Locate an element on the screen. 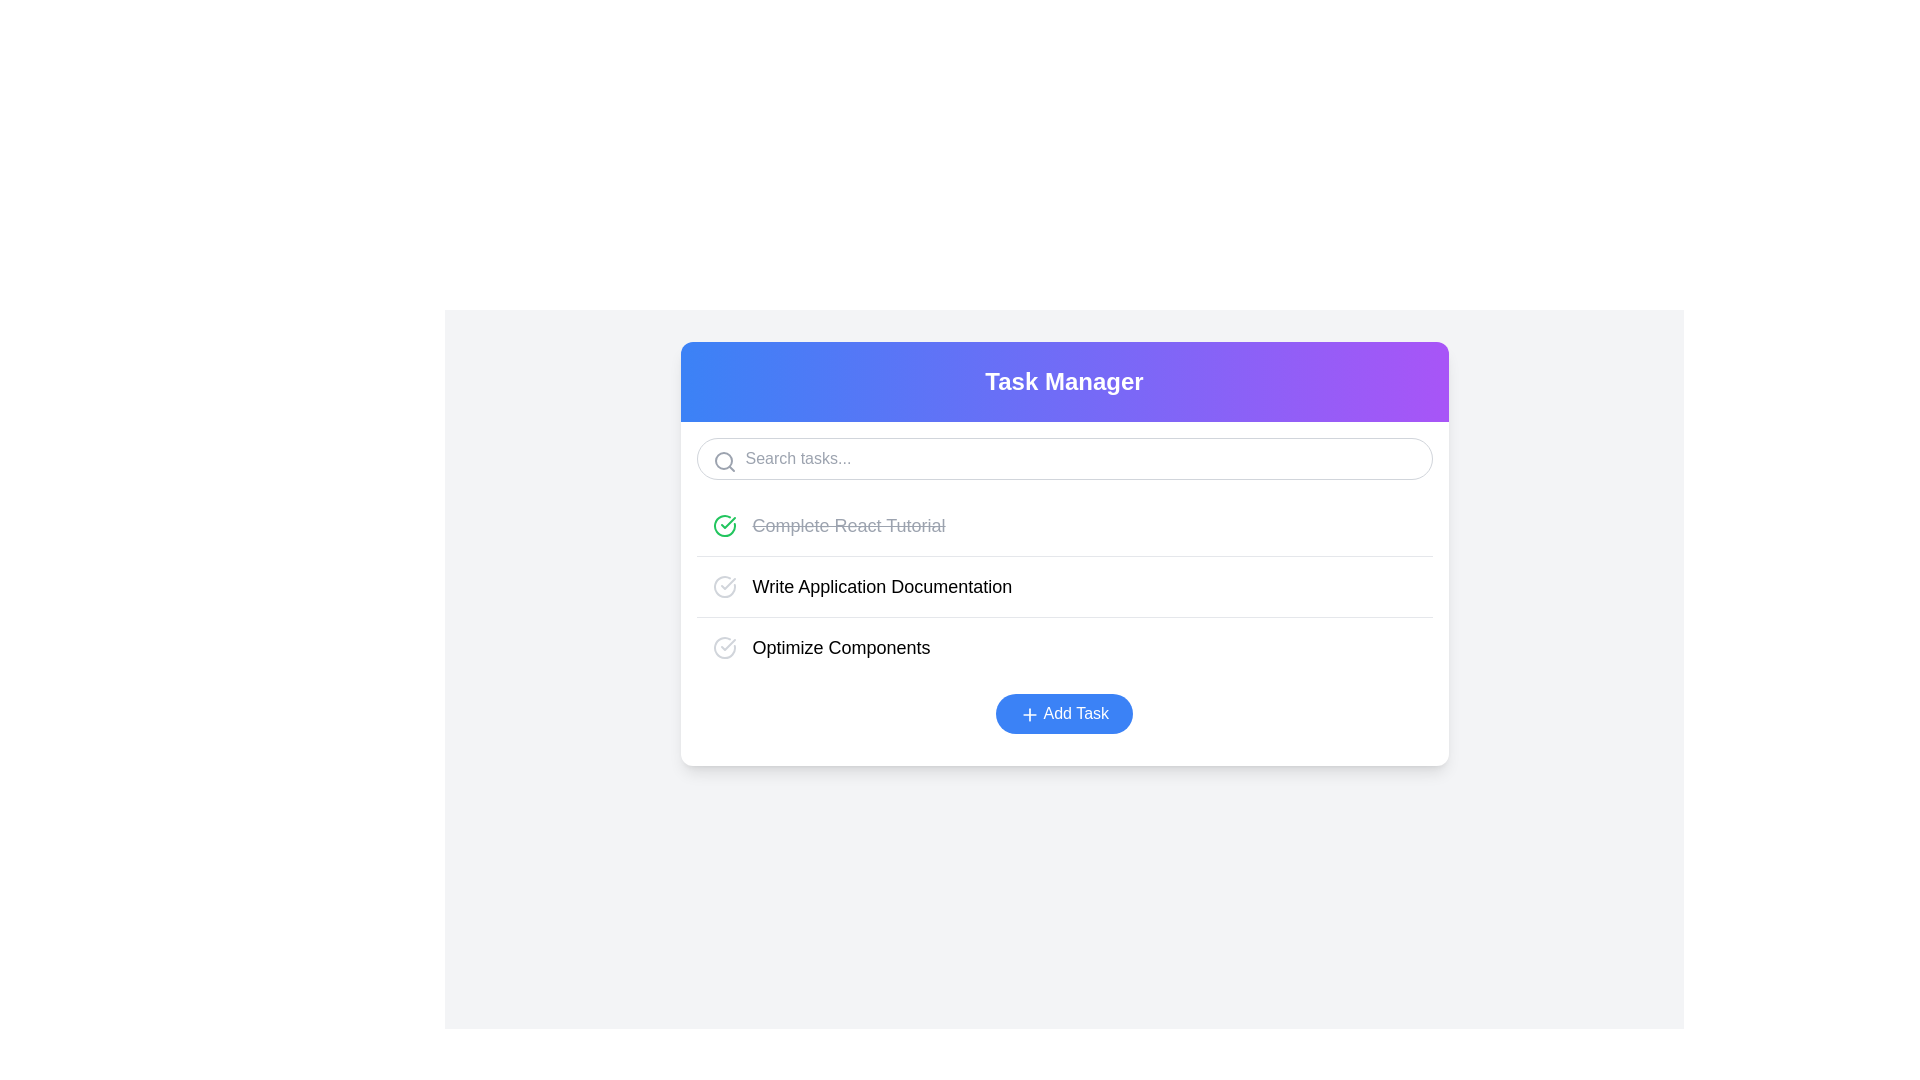 The height and width of the screenshot is (1080, 1920). the checkmark icon representing a verified status located in the second task indicator, below the green check icon and to the left of 'Write Application Documentation' is located at coordinates (727, 644).